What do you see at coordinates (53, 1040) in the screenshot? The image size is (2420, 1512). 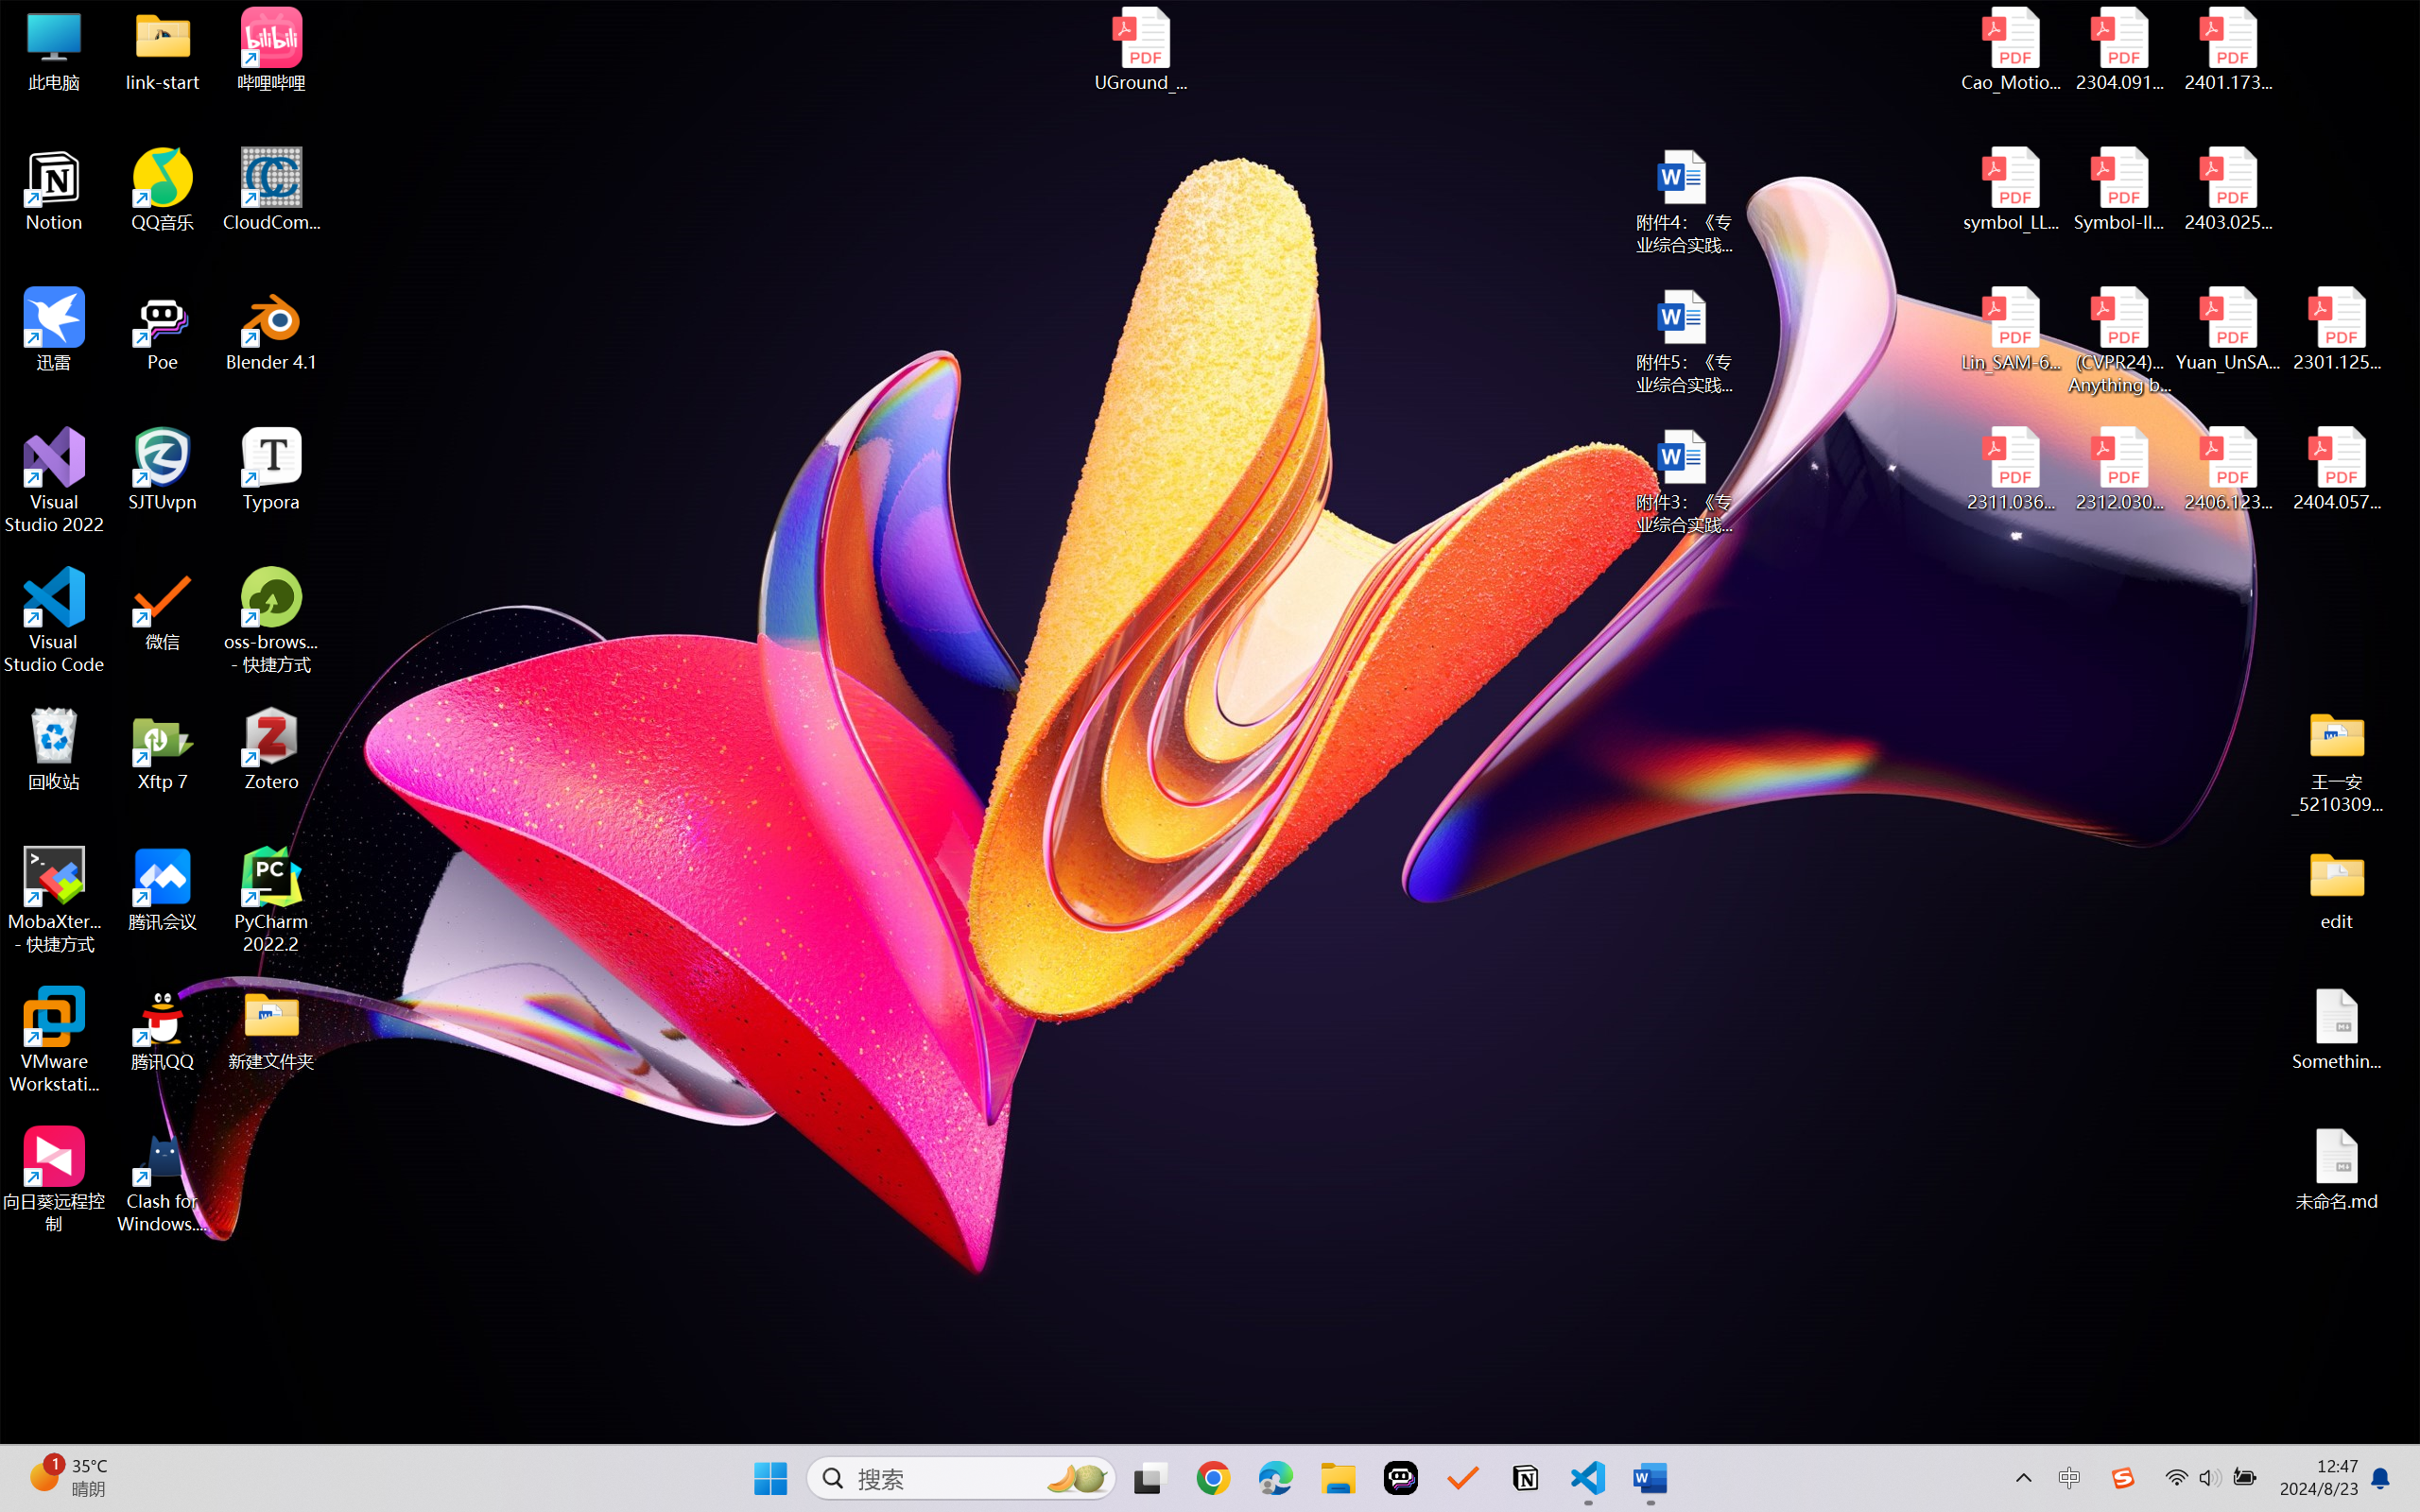 I see `'VMware Workstation Pro'` at bounding box center [53, 1040].